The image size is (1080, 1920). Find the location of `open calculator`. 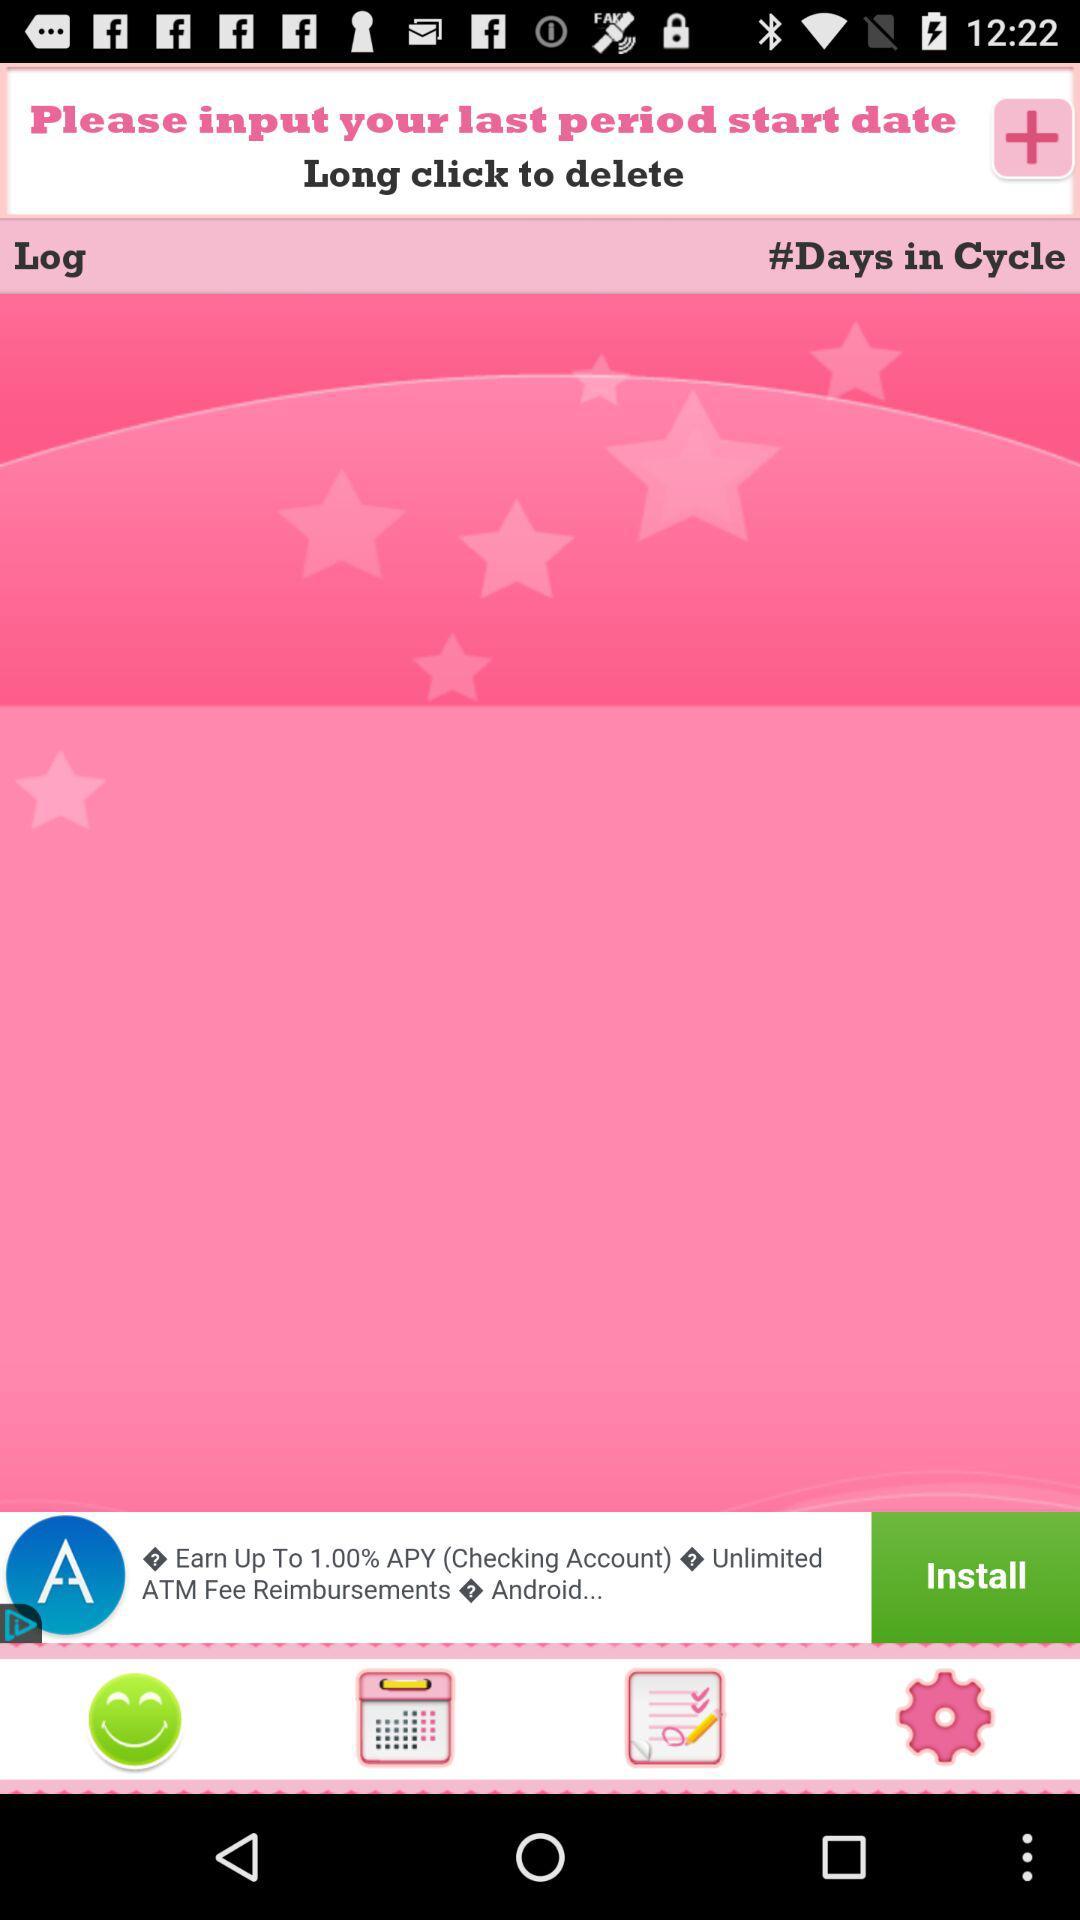

open calculator is located at coordinates (405, 1717).